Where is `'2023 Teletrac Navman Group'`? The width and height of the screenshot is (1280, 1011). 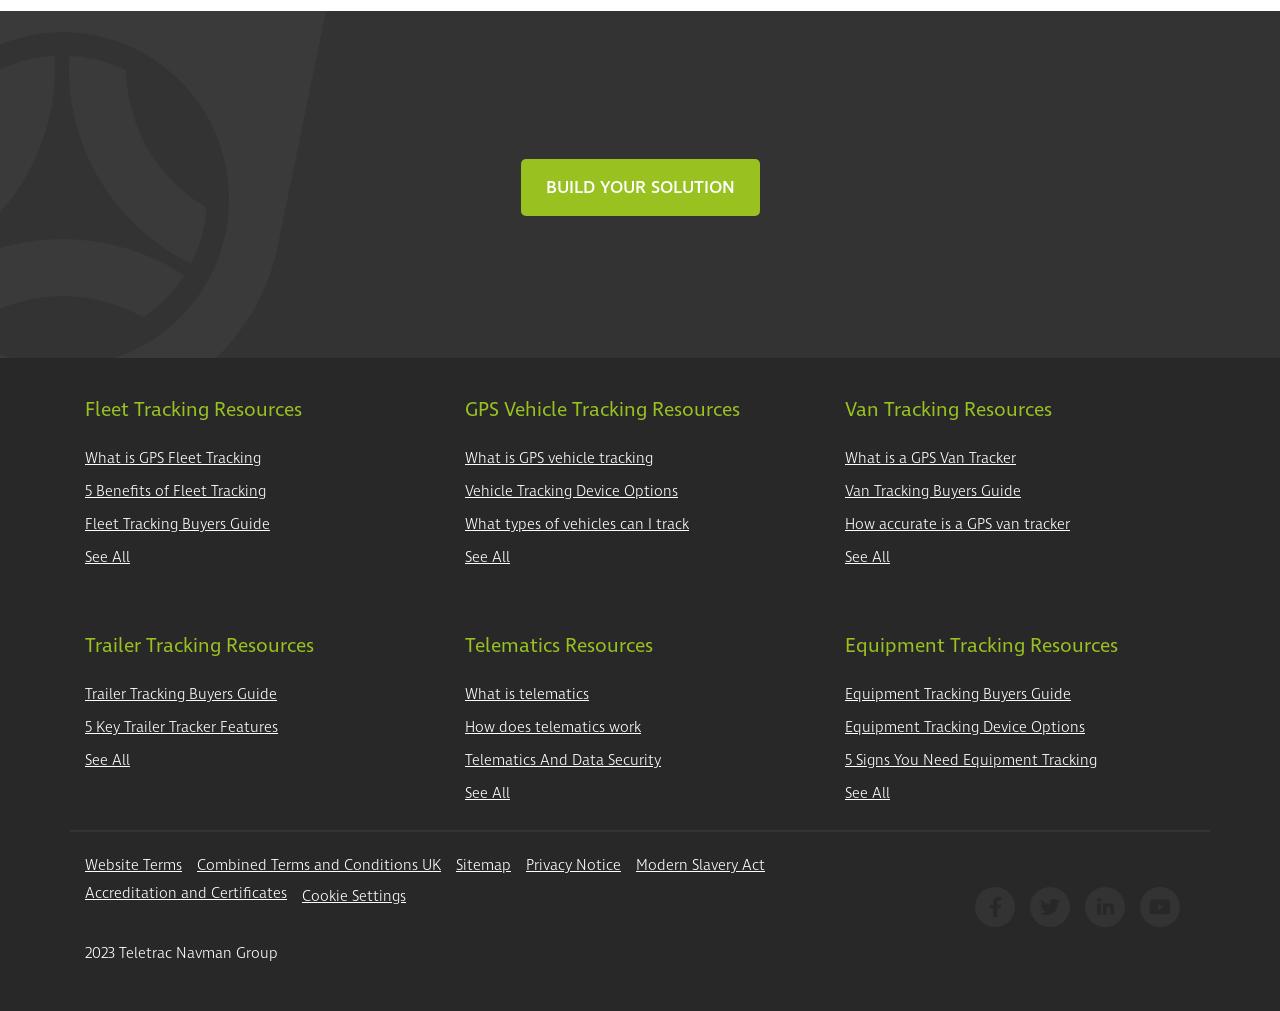
'2023 Teletrac Navman Group' is located at coordinates (181, 952).